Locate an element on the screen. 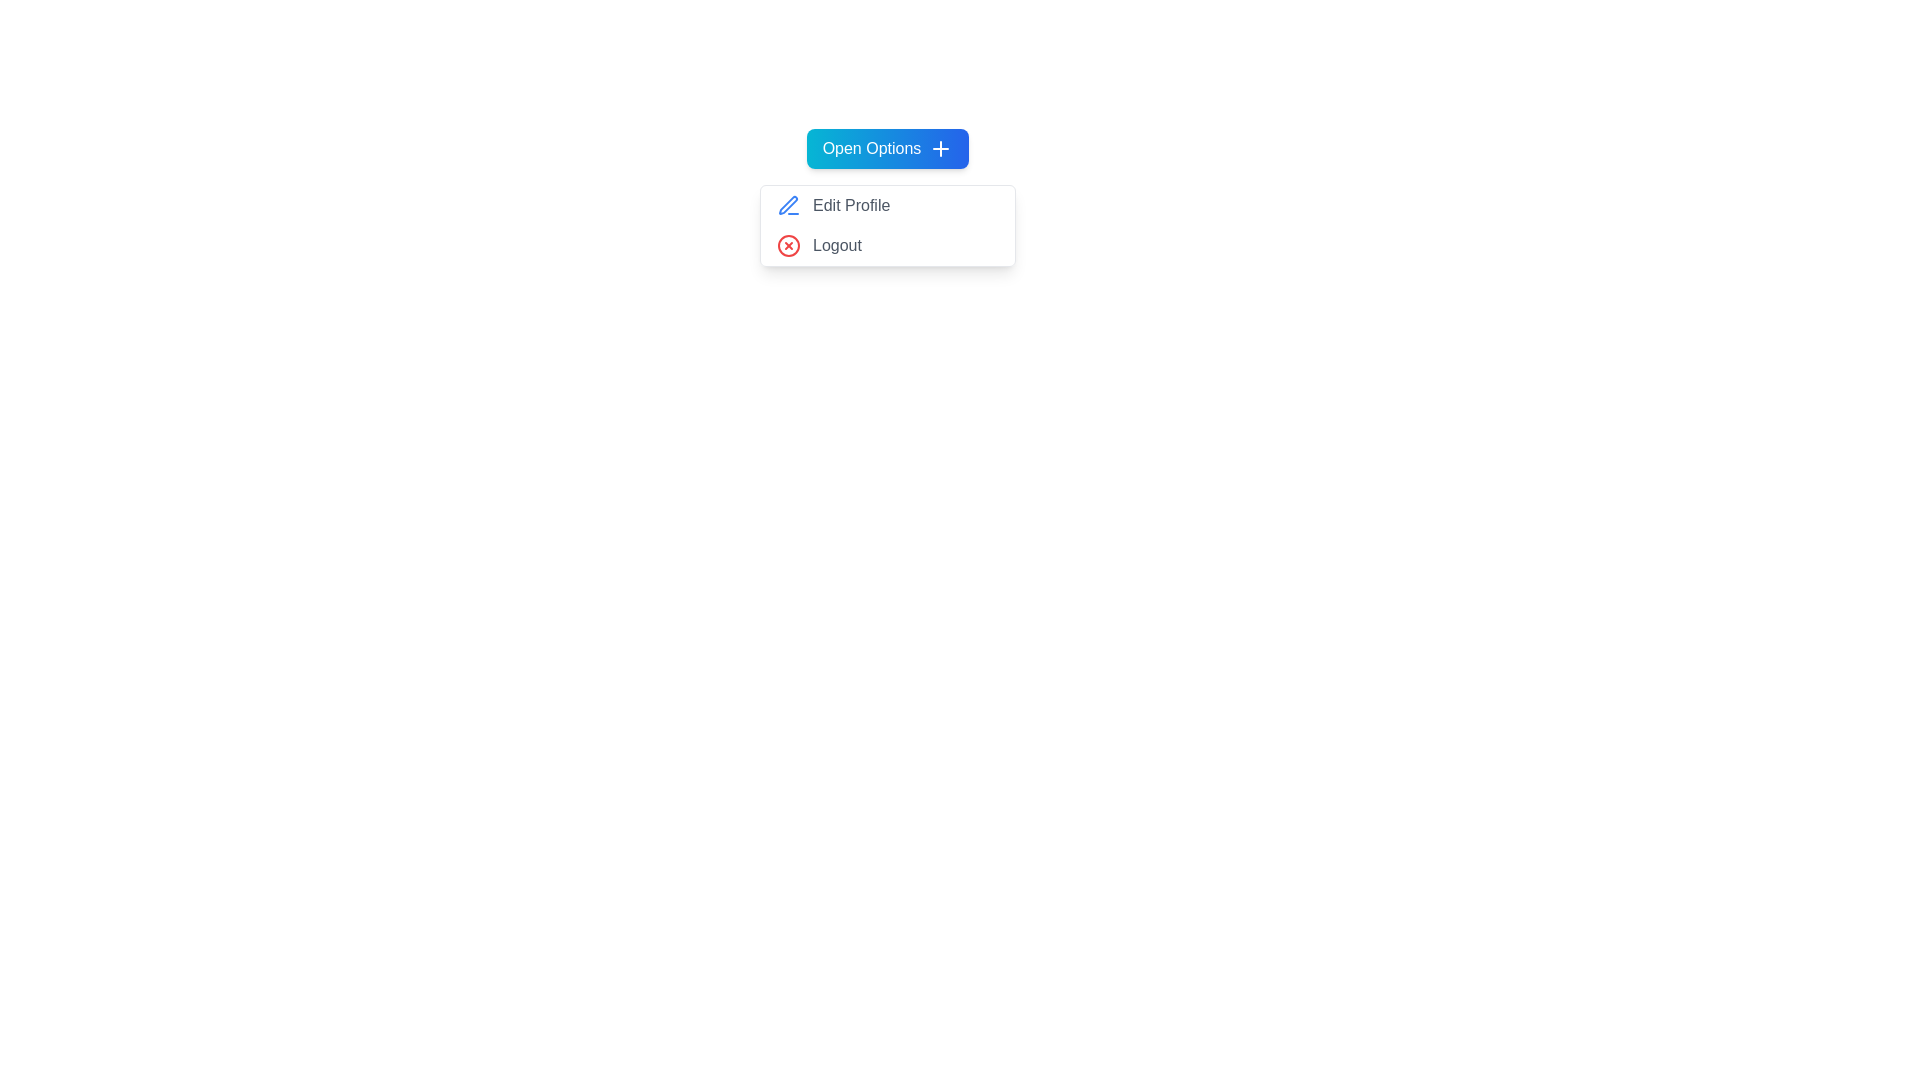 The image size is (1920, 1080). the 'Logout' option in the dropdown menu is located at coordinates (887, 245).